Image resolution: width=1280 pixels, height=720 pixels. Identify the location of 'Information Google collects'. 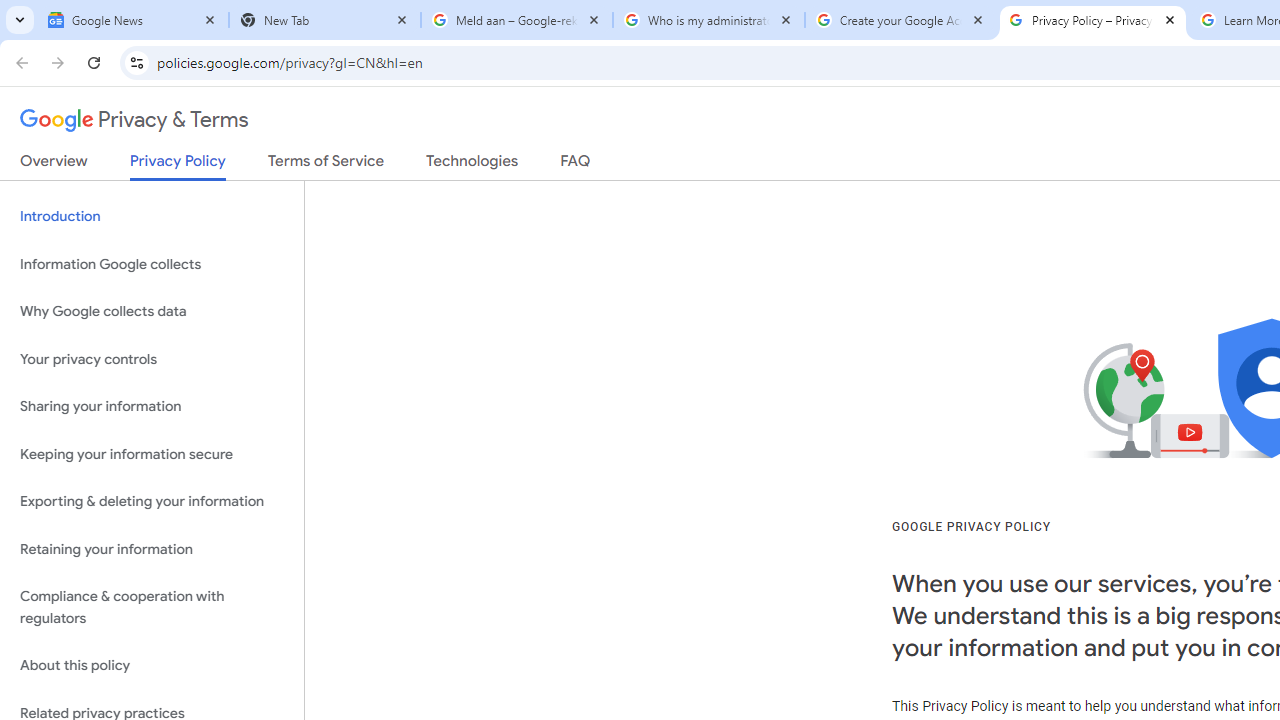
(151, 263).